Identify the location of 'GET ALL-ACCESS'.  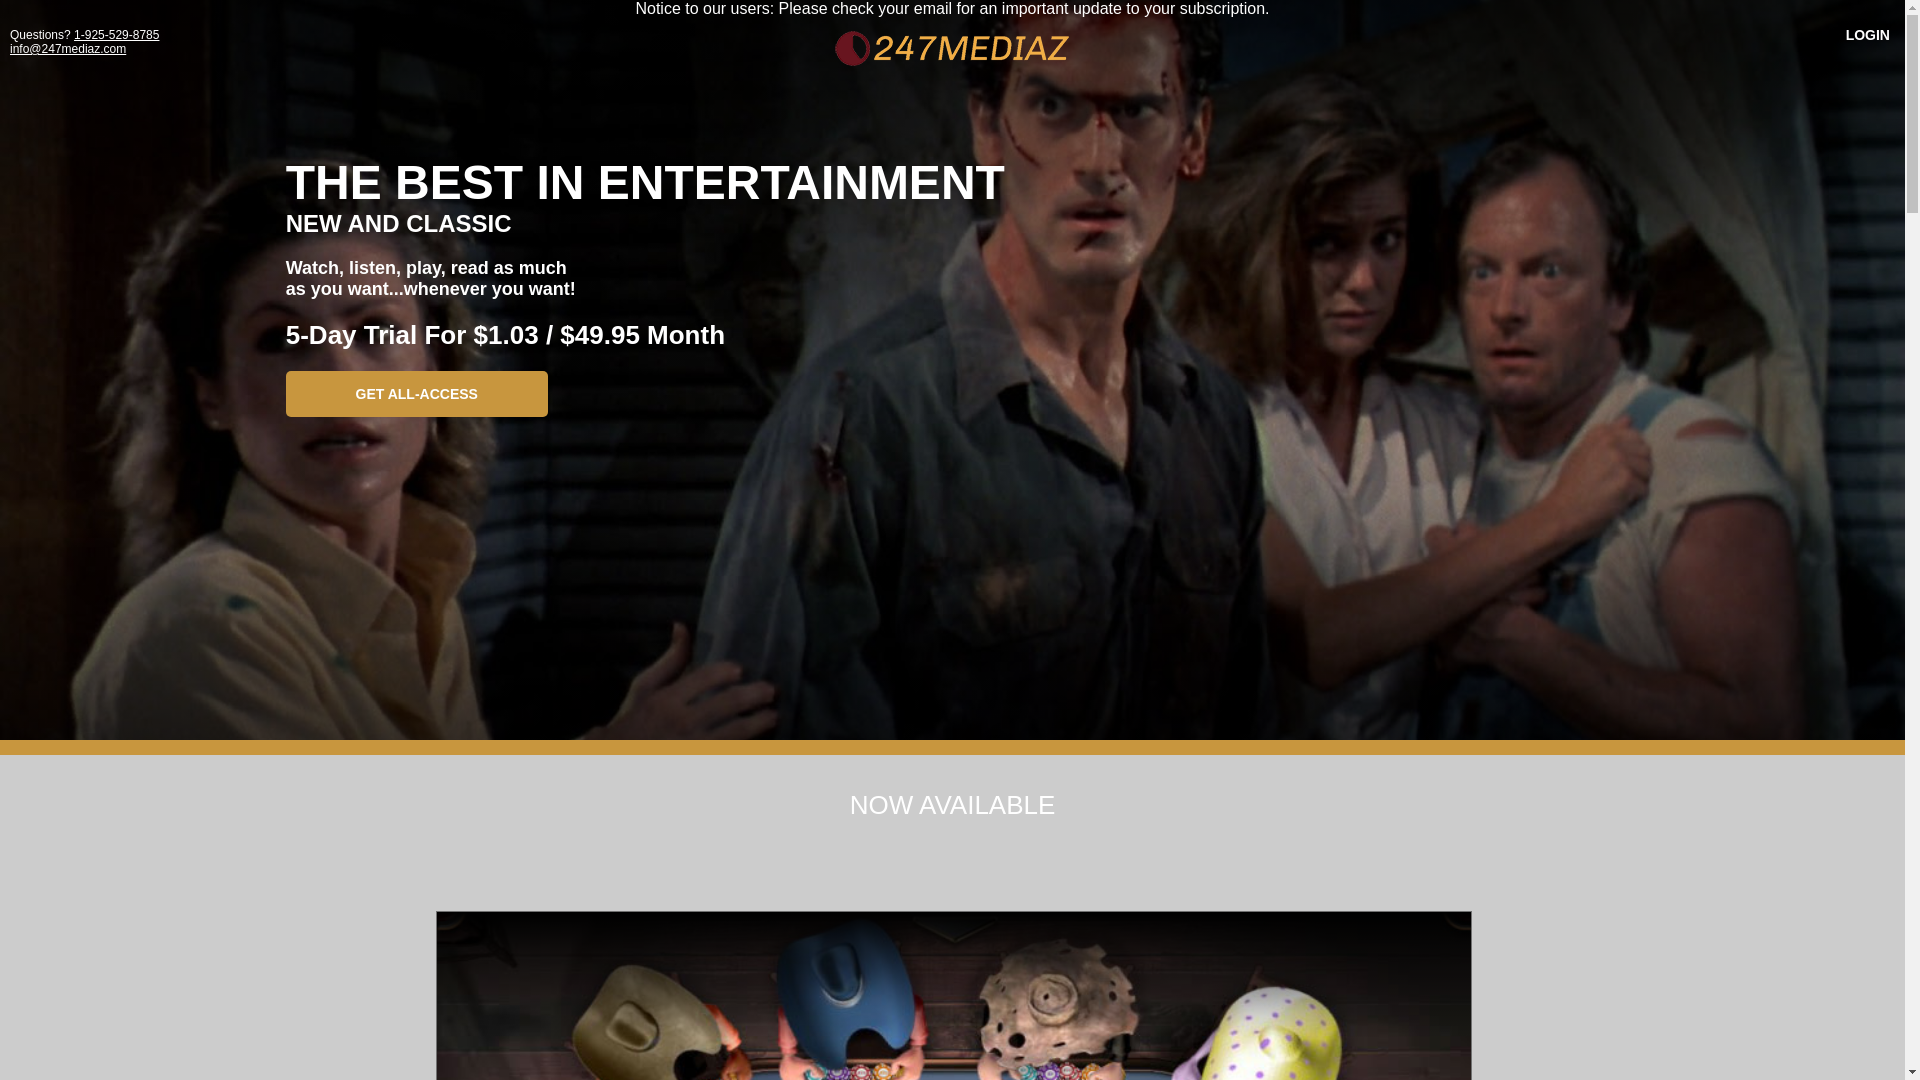
(416, 393).